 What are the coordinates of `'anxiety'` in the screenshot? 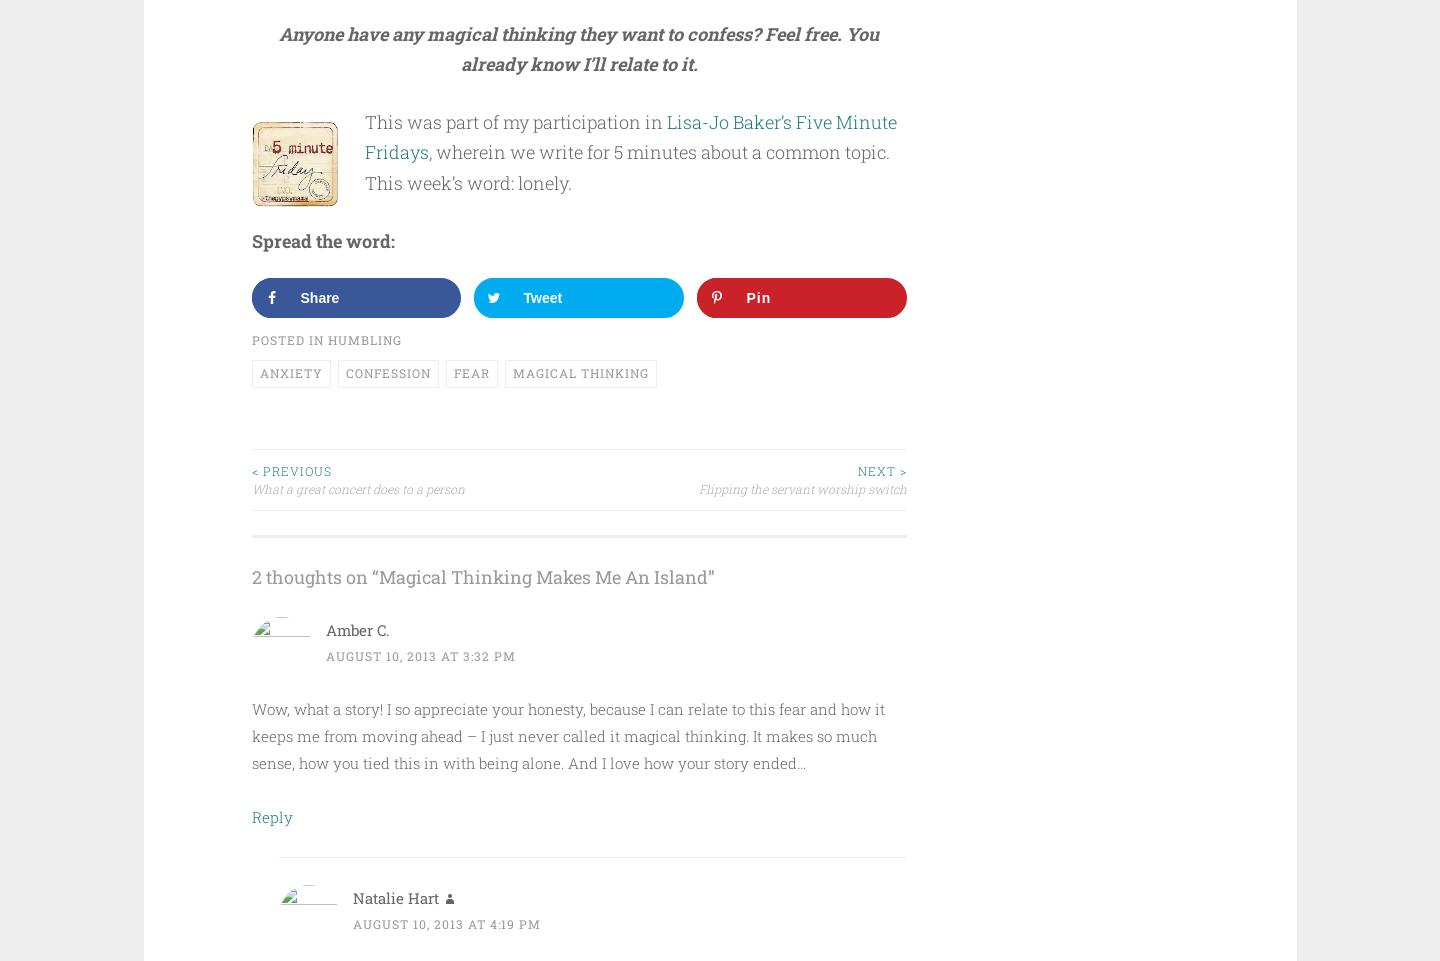 It's located at (289, 371).